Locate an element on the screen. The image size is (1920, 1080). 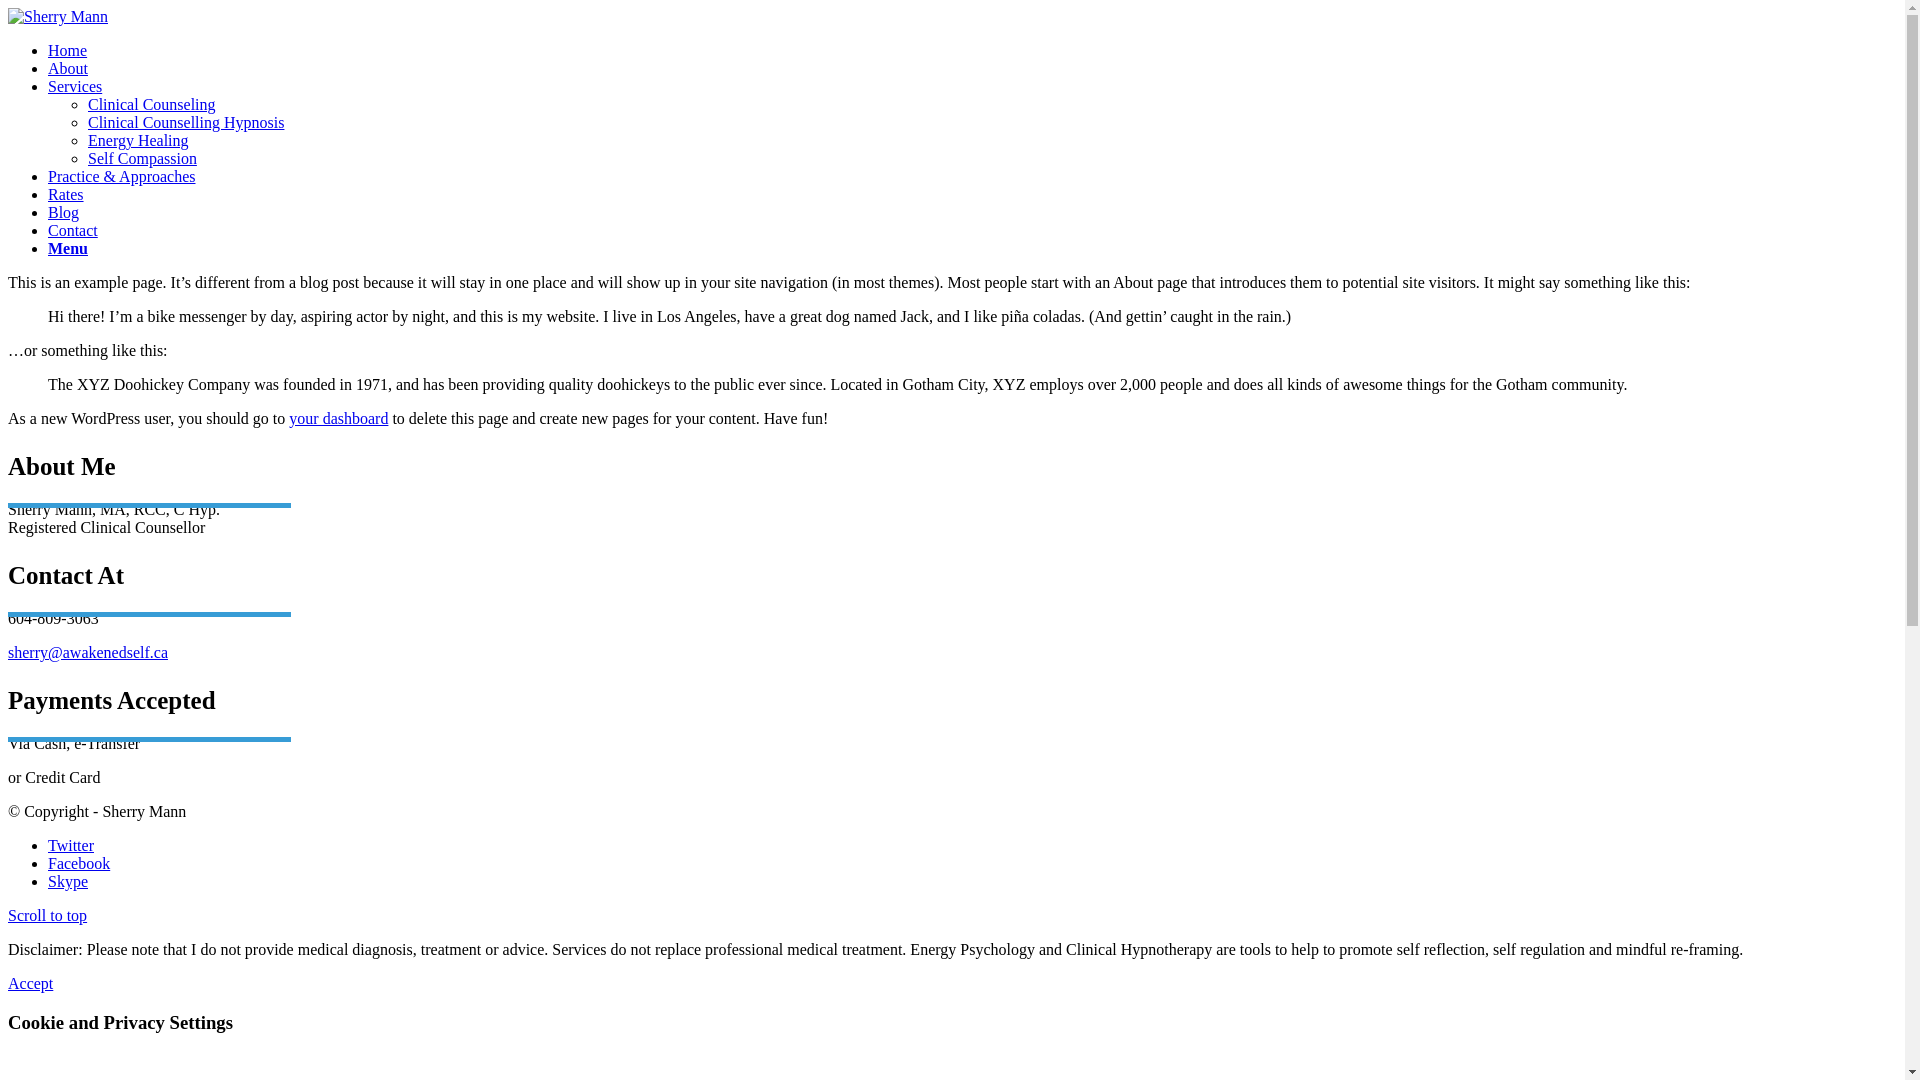
'your dashboard' is located at coordinates (338, 417).